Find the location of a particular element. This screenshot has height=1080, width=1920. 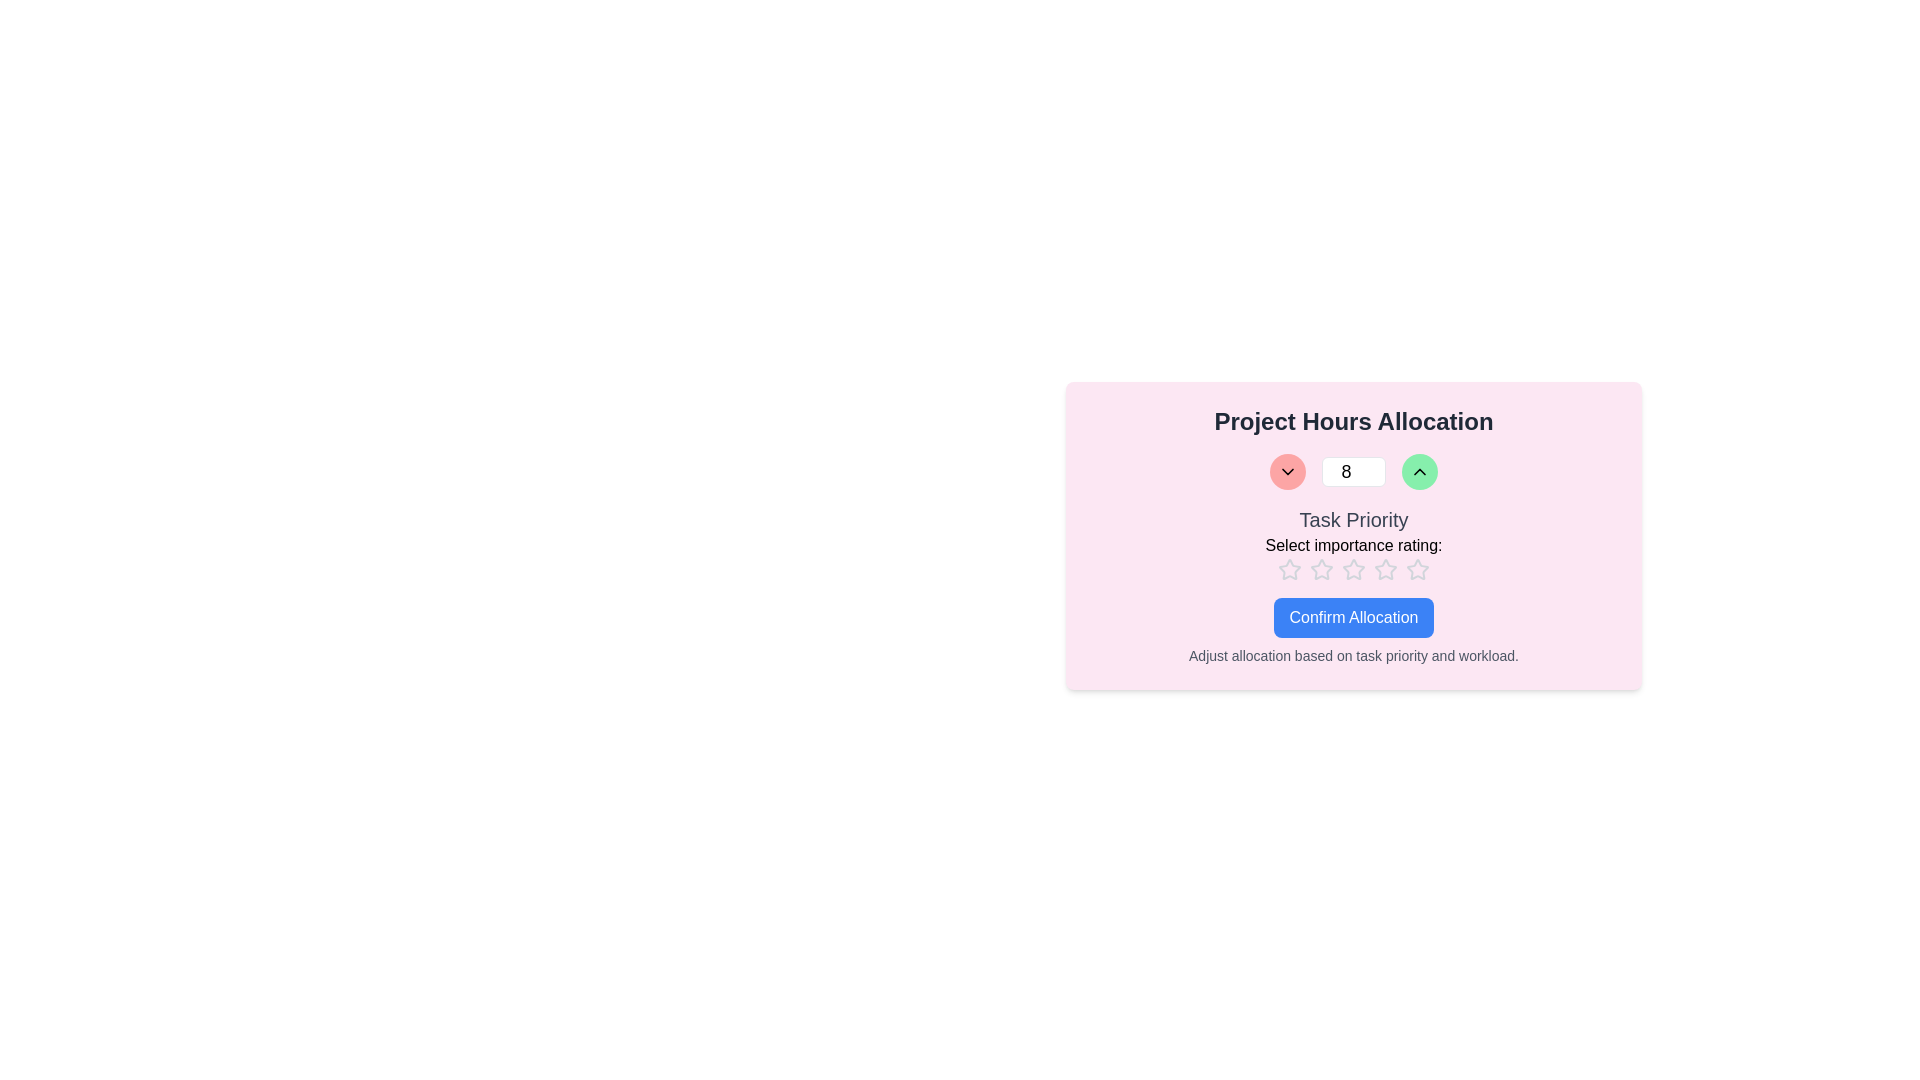

the blue button labeled 'Confirm Allocation' located at the center of the panel under the 'Task Priority' rating options to confirm allocation is located at coordinates (1353, 616).